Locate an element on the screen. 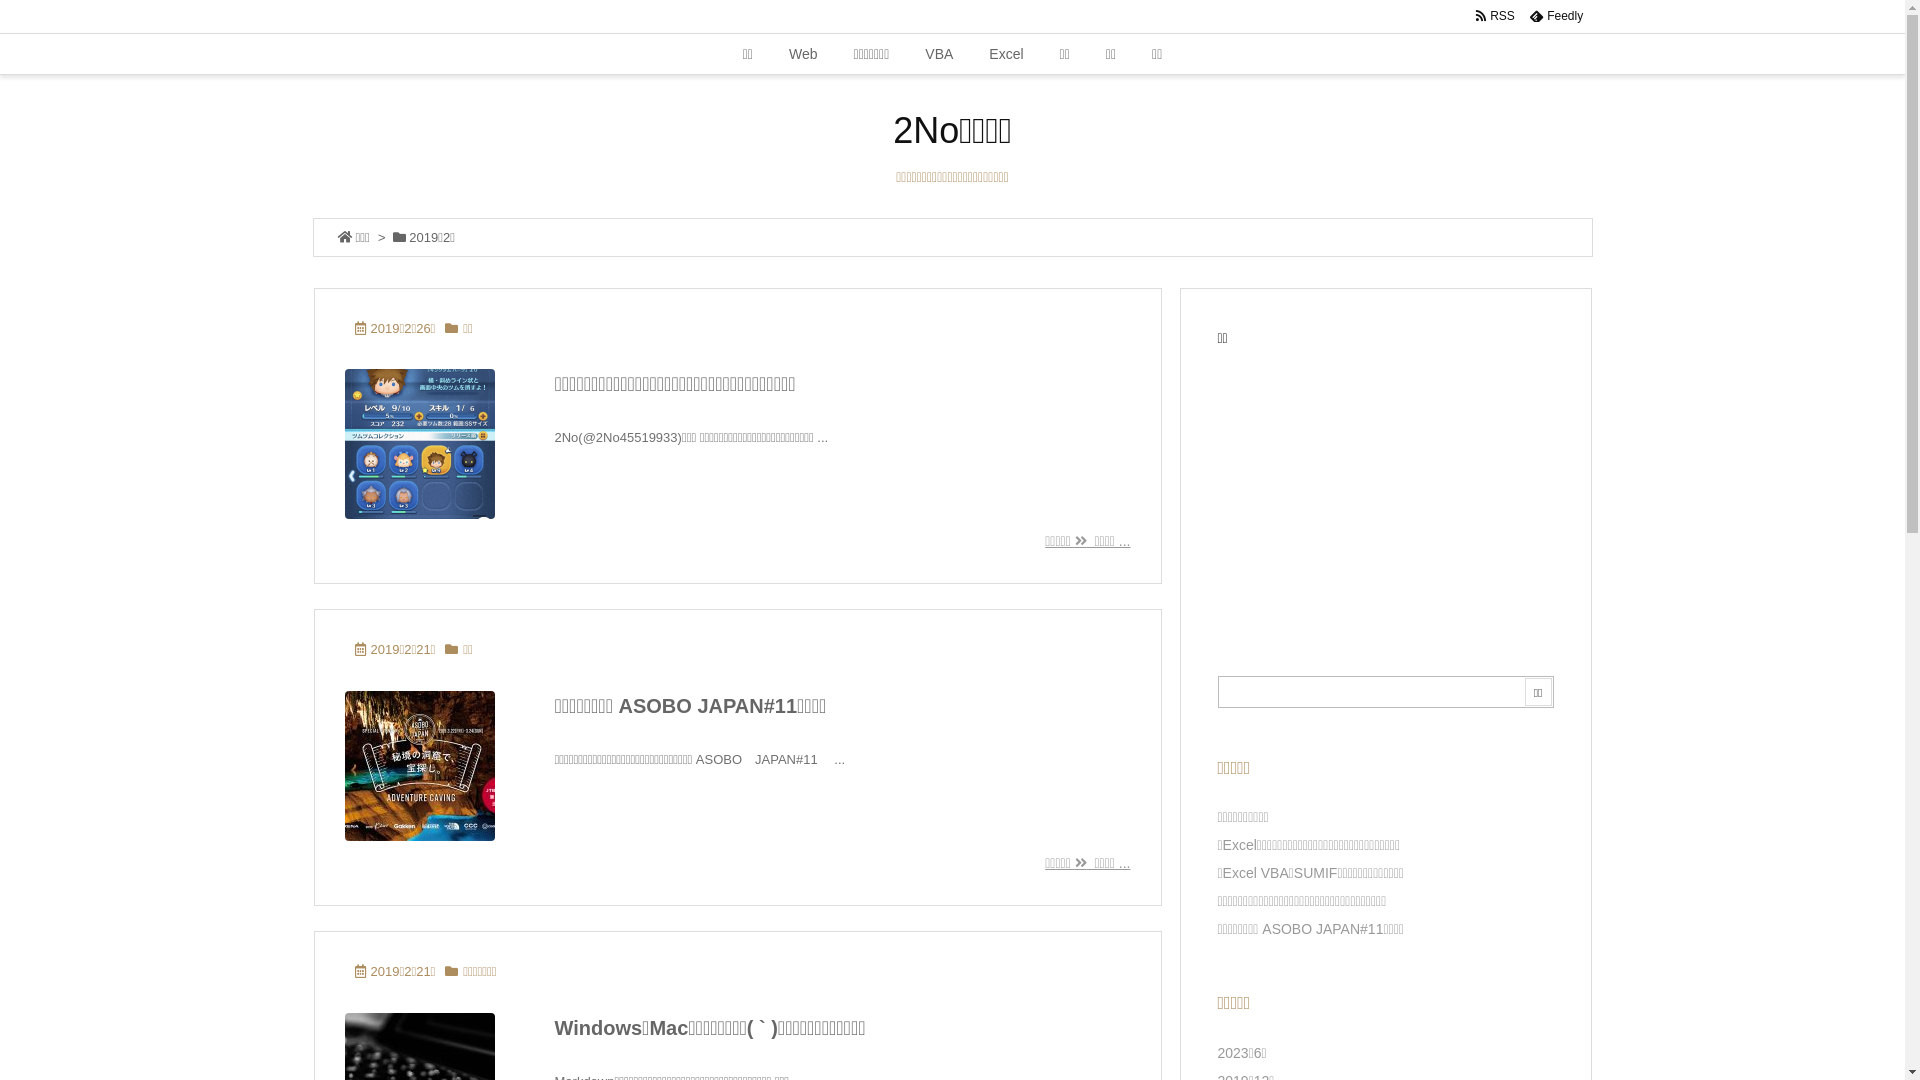 The width and height of the screenshot is (1920, 1080). 'VBA' is located at coordinates (938, 53).